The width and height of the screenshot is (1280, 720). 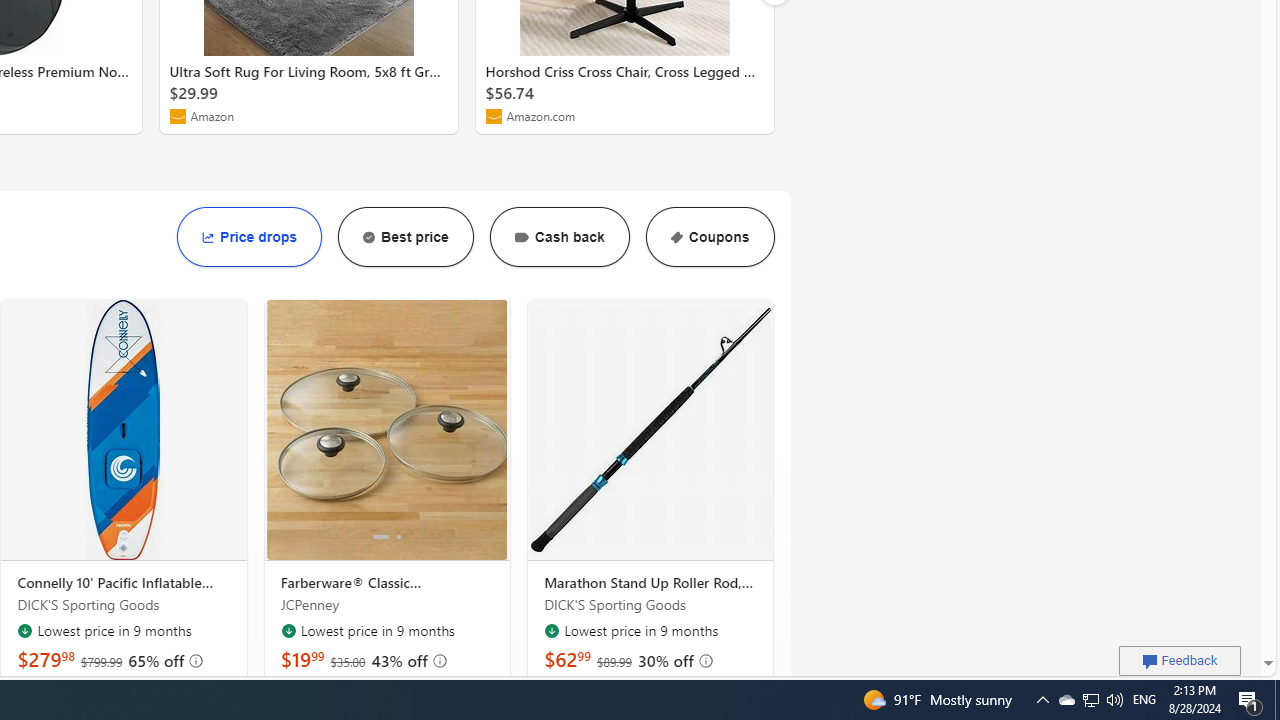 What do you see at coordinates (709, 236) in the screenshot?
I see `'sh-button-icon Coupons'` at bounding box center [709, 236].